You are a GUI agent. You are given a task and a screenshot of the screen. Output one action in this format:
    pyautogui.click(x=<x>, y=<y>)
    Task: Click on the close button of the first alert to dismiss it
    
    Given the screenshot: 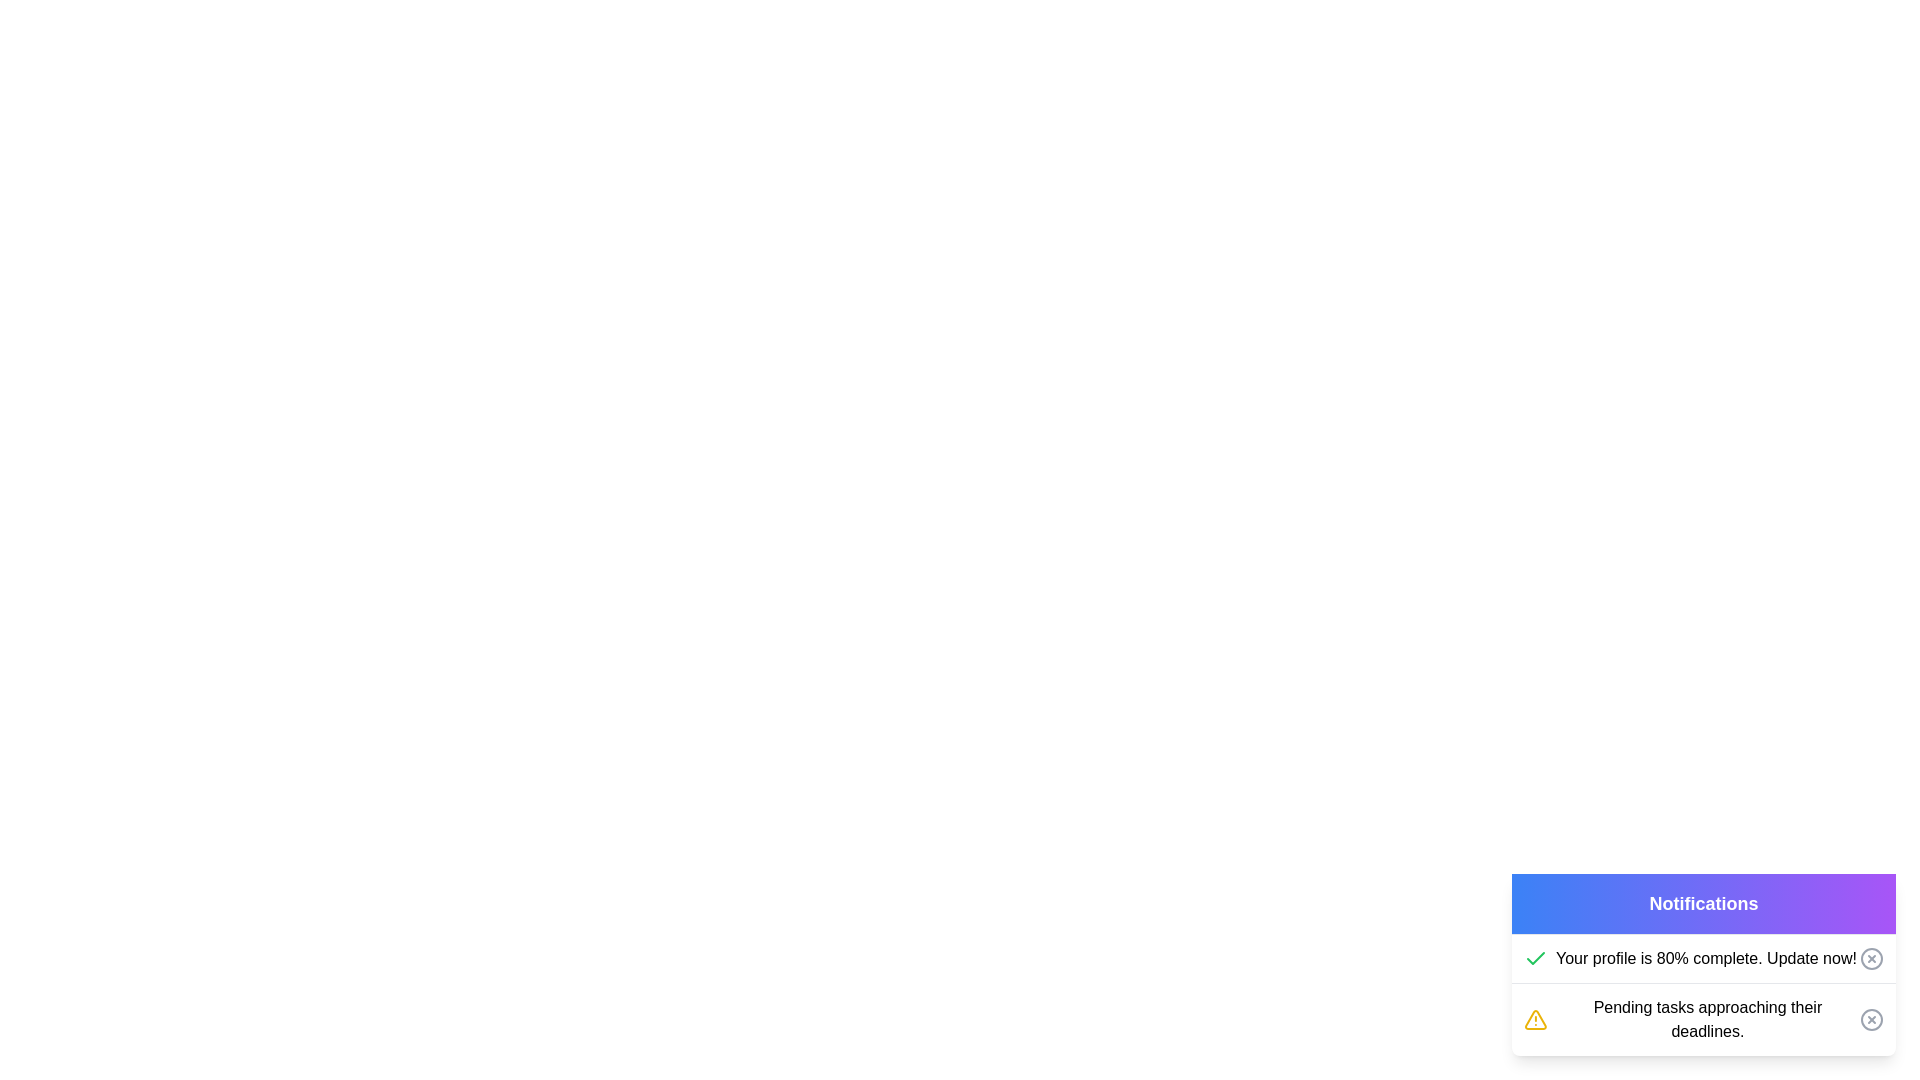 What is the action you would take?
    pyautogui.click(x=1871, y=958)
    